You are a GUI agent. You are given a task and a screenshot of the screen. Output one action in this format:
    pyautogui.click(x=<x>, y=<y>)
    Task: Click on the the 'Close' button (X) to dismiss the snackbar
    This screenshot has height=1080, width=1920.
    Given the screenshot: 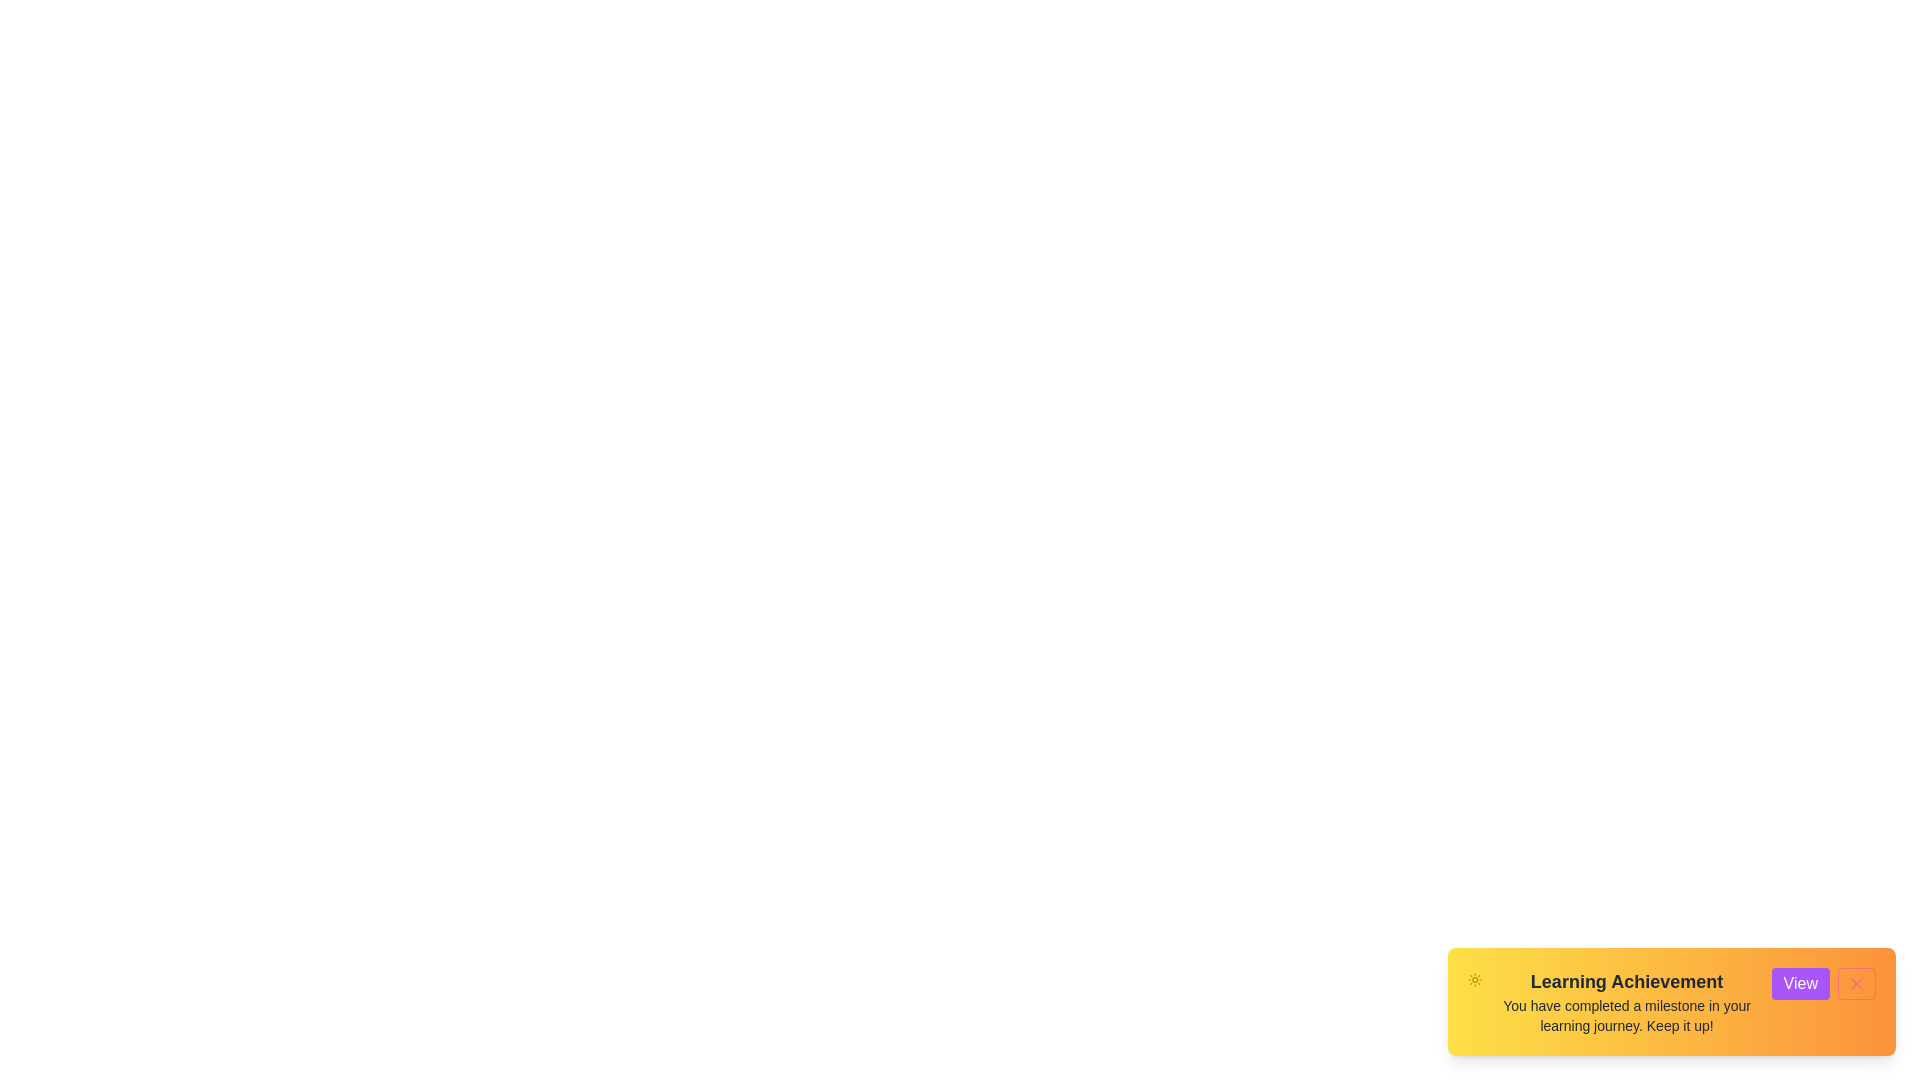 What is the action you would take?
    pyautogui.click(x=1856, y=982)
    